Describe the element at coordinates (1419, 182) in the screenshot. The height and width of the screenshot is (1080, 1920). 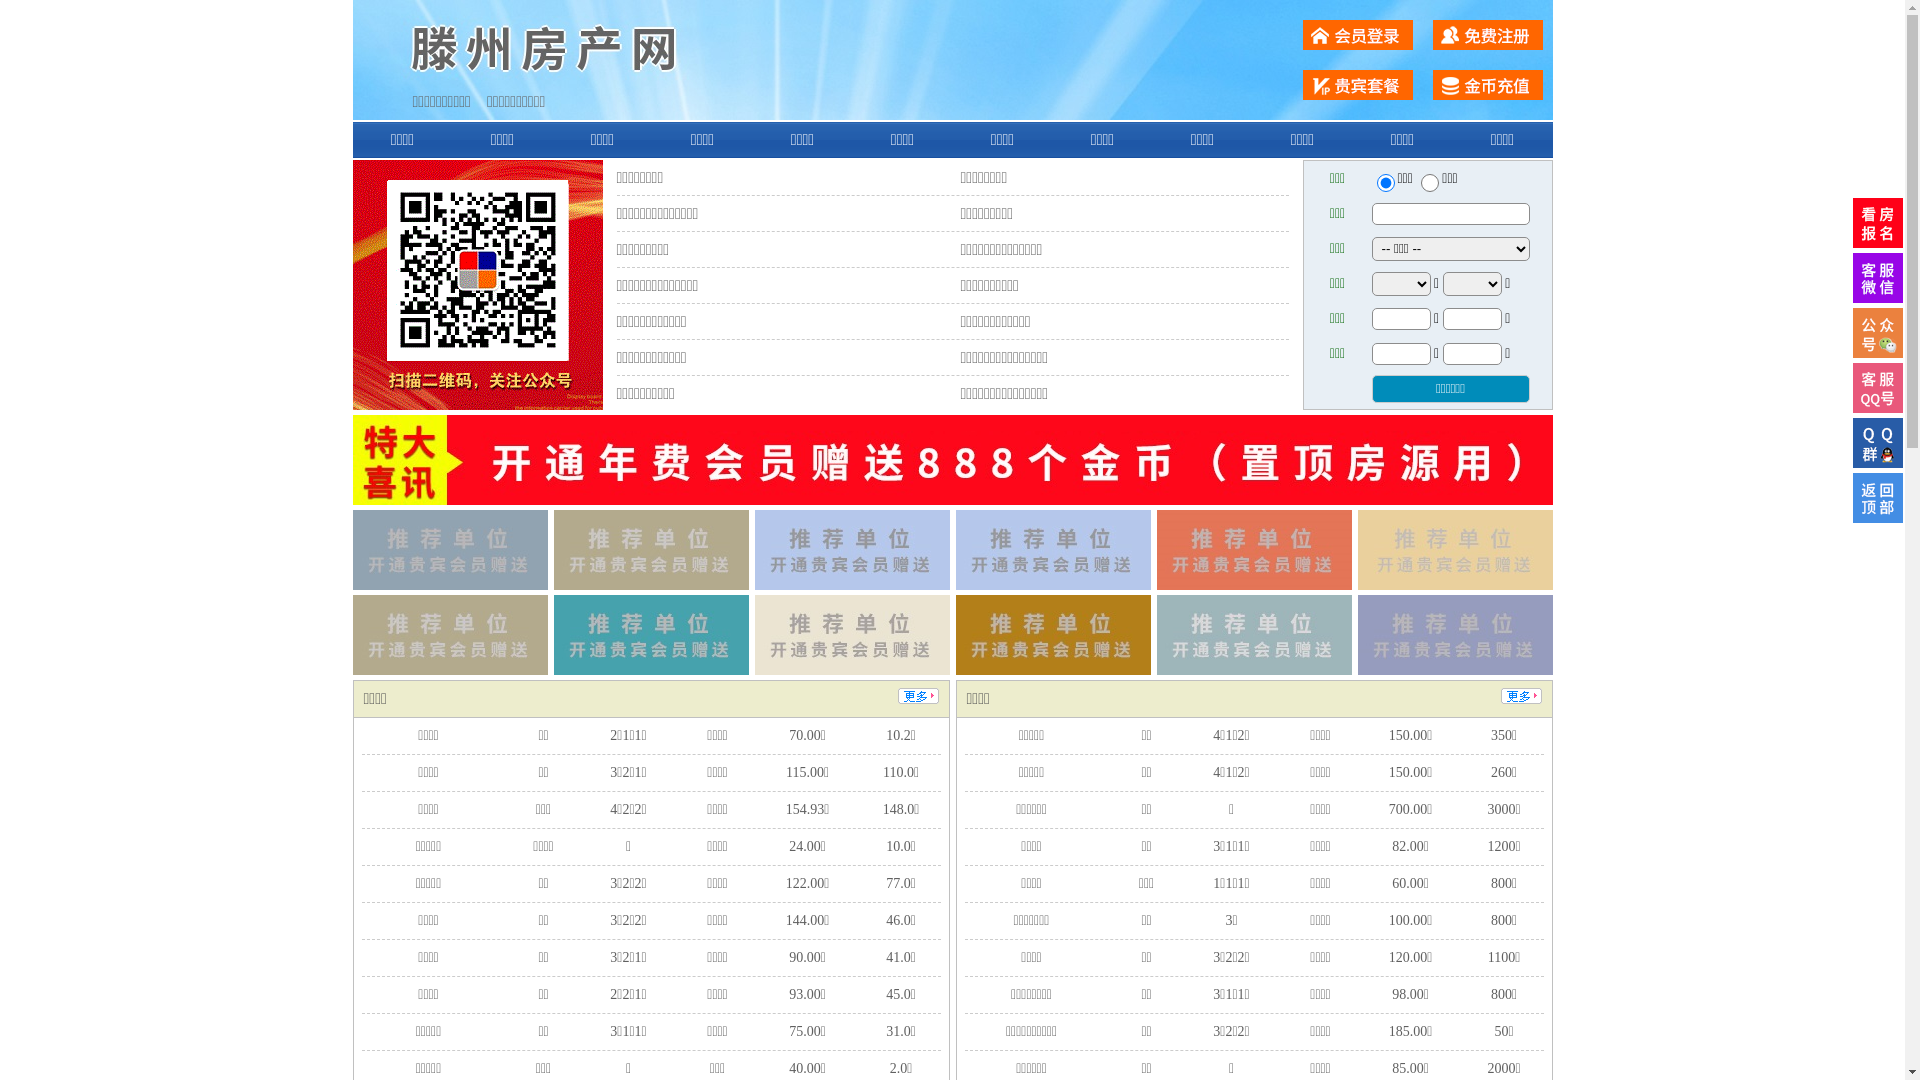
I see `'chuzu'` at that location.